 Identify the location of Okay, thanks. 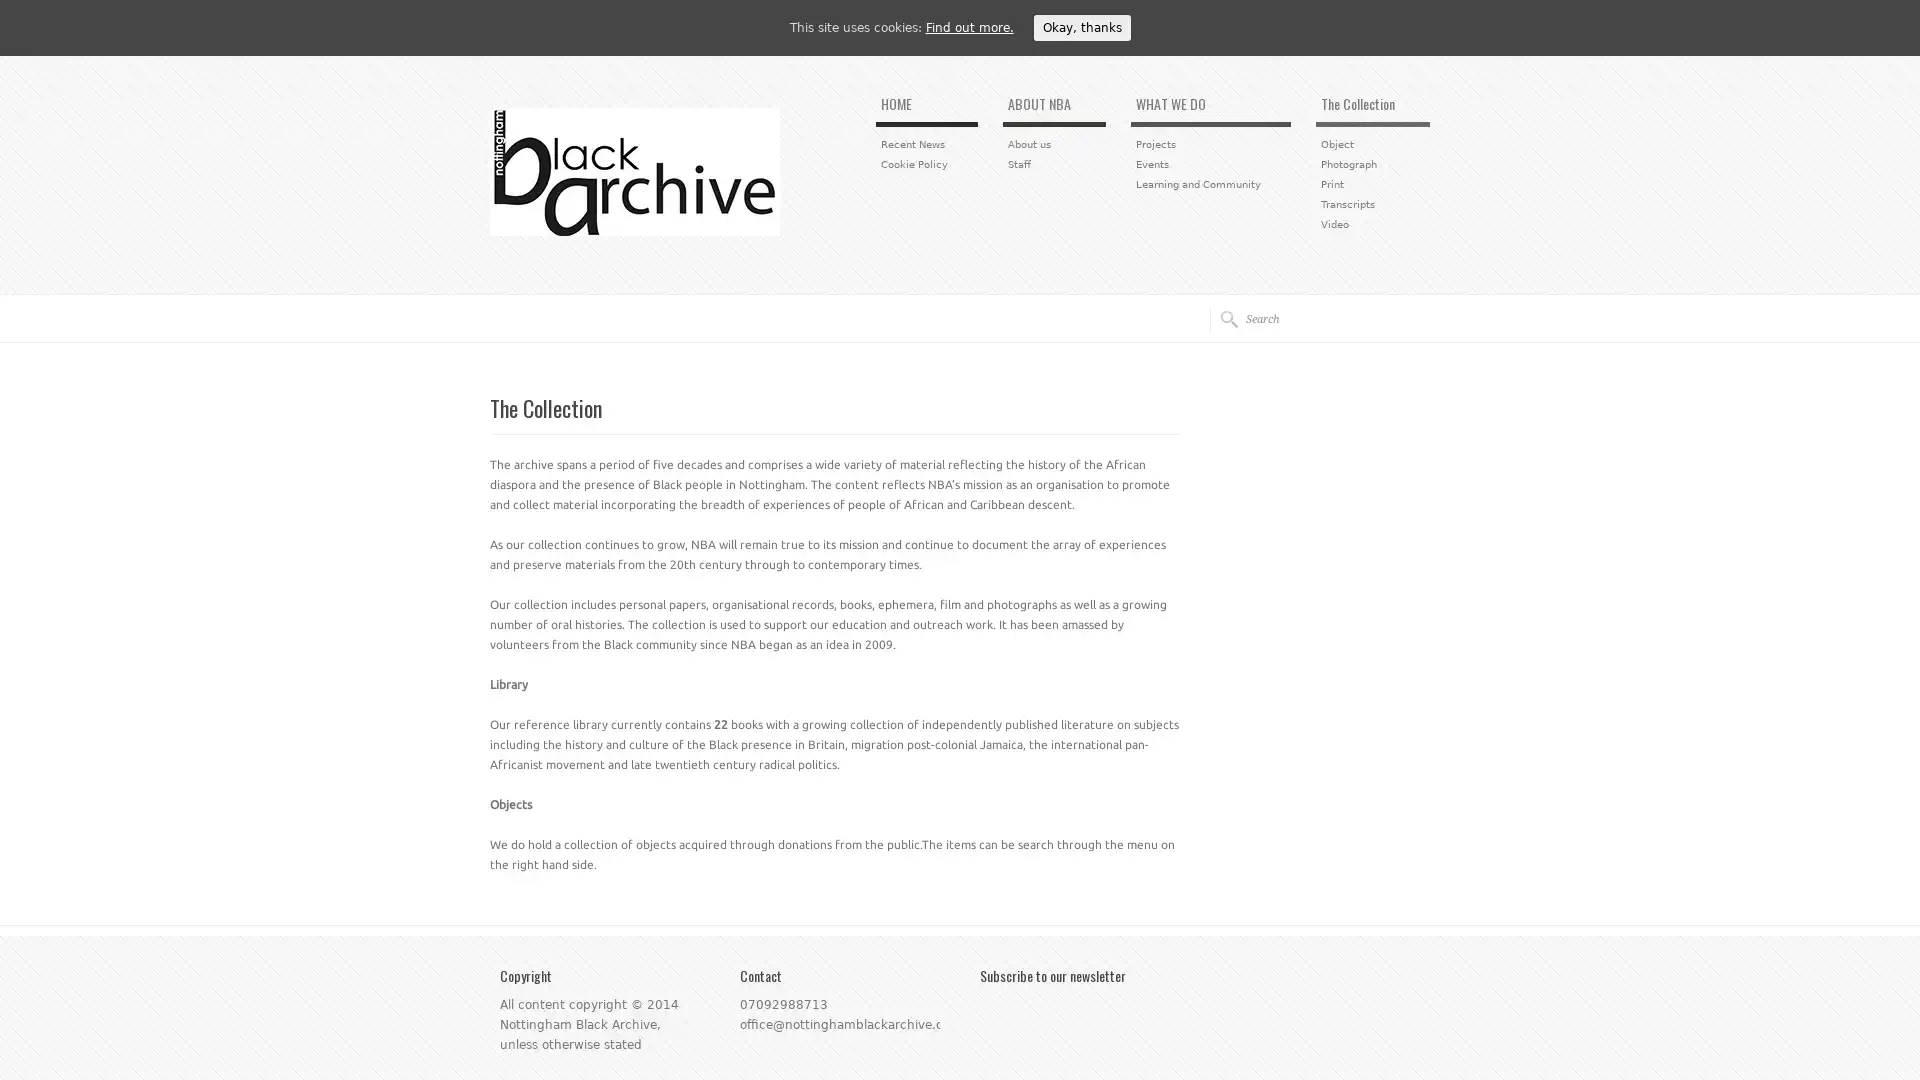
(1080, 27).